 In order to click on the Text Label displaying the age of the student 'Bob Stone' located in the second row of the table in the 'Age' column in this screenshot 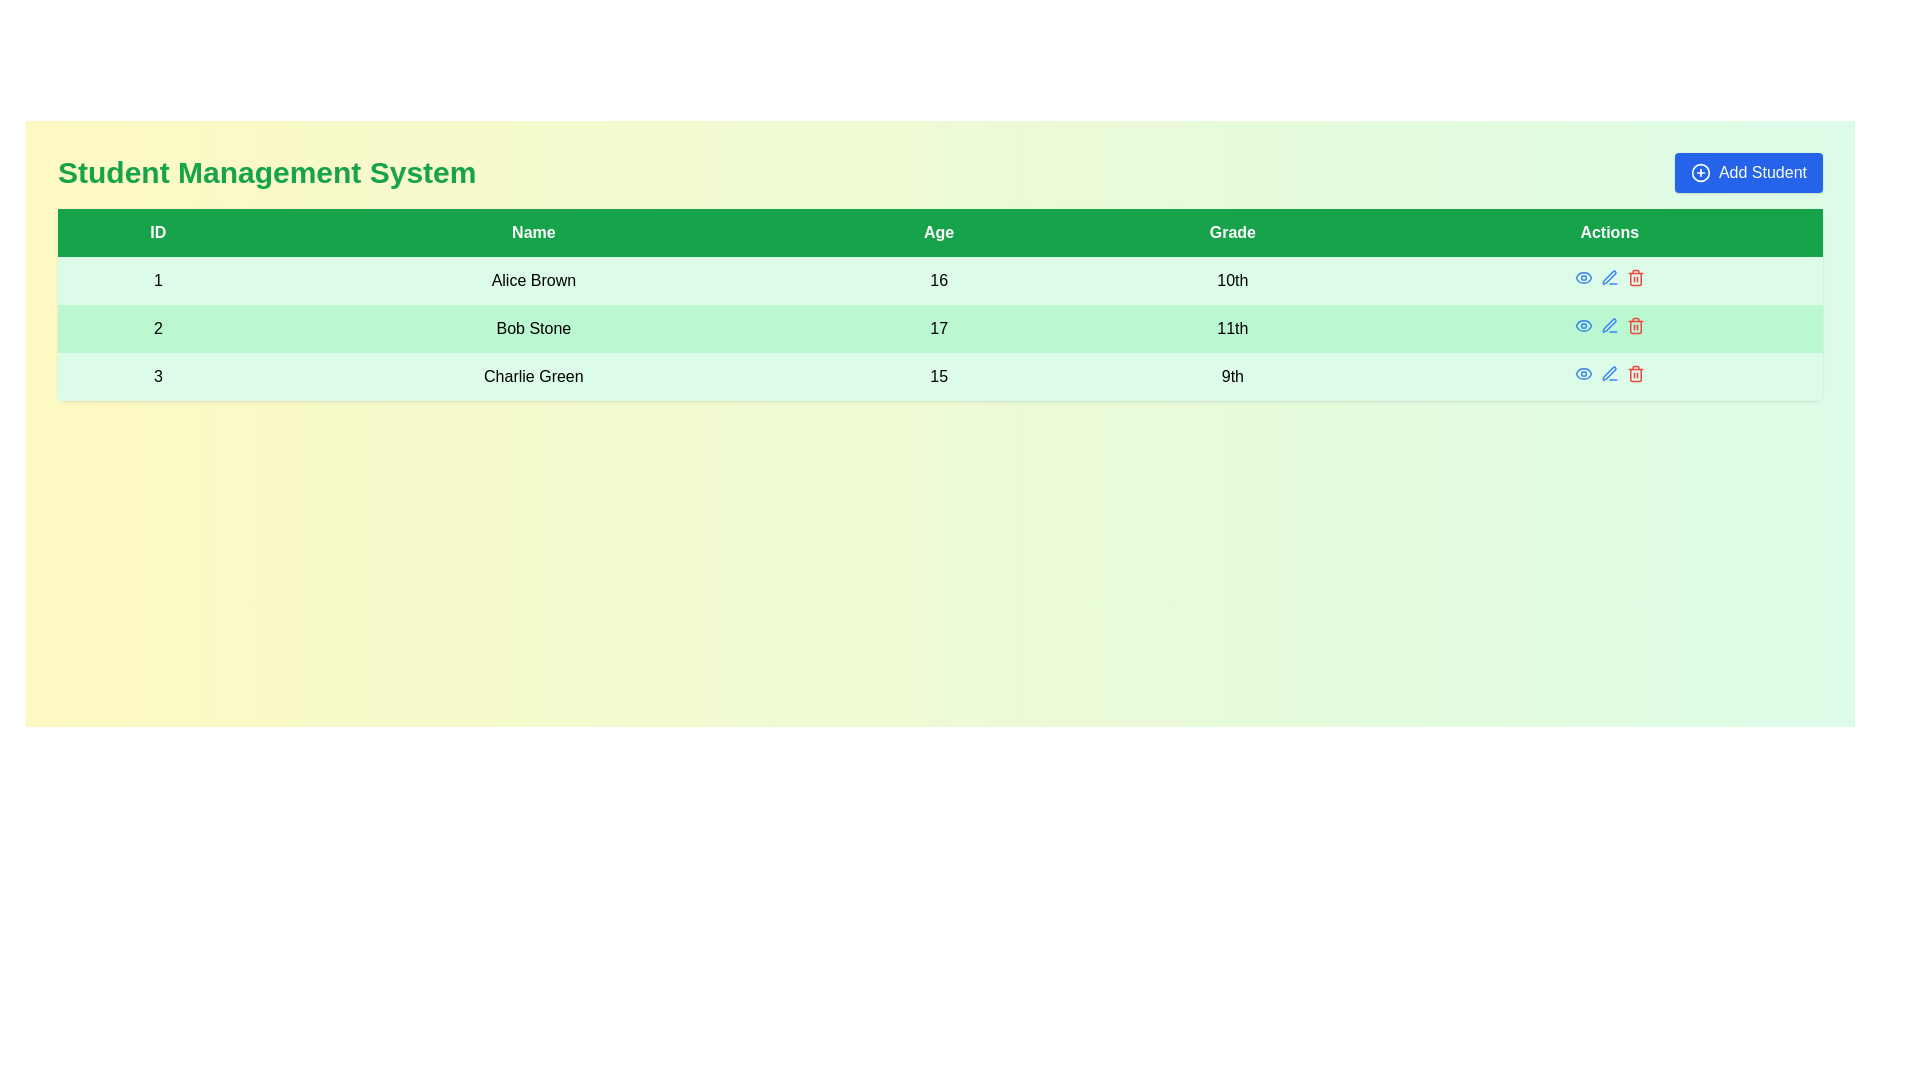, I will do `click(938, 327)`.